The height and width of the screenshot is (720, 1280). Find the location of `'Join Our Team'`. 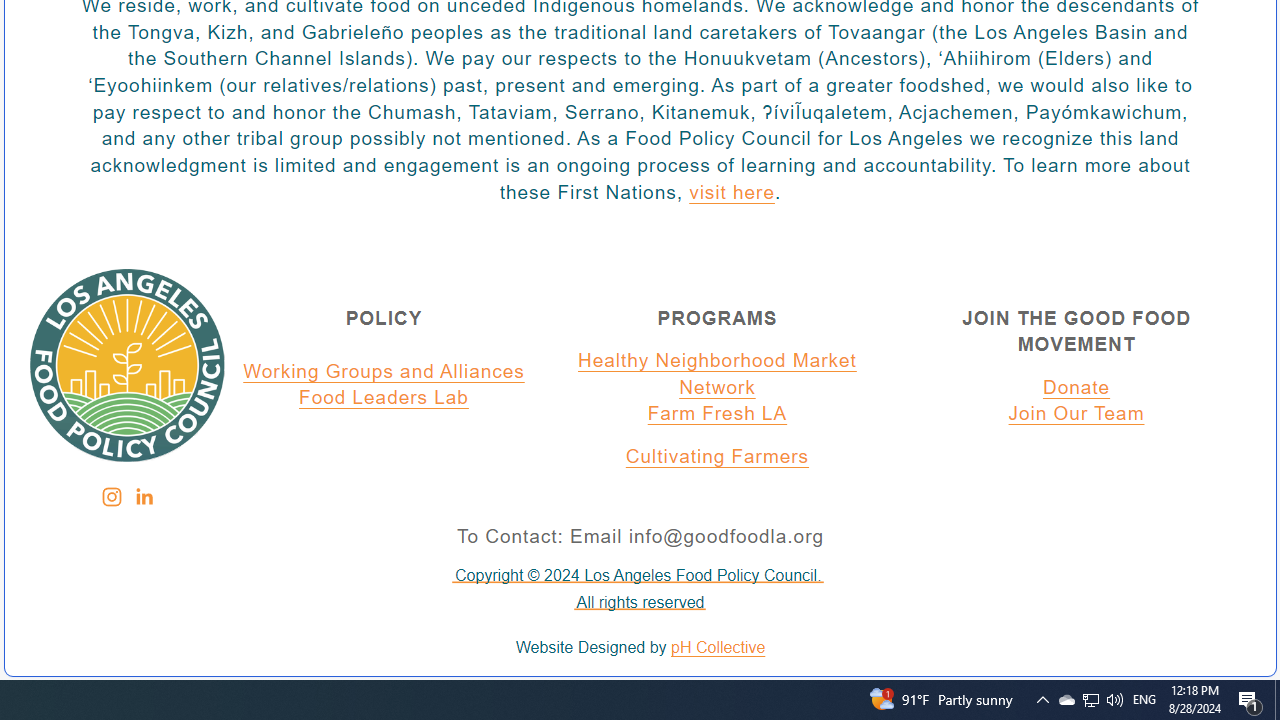

'Join Our Team' is located at coordinates (1076, 414).